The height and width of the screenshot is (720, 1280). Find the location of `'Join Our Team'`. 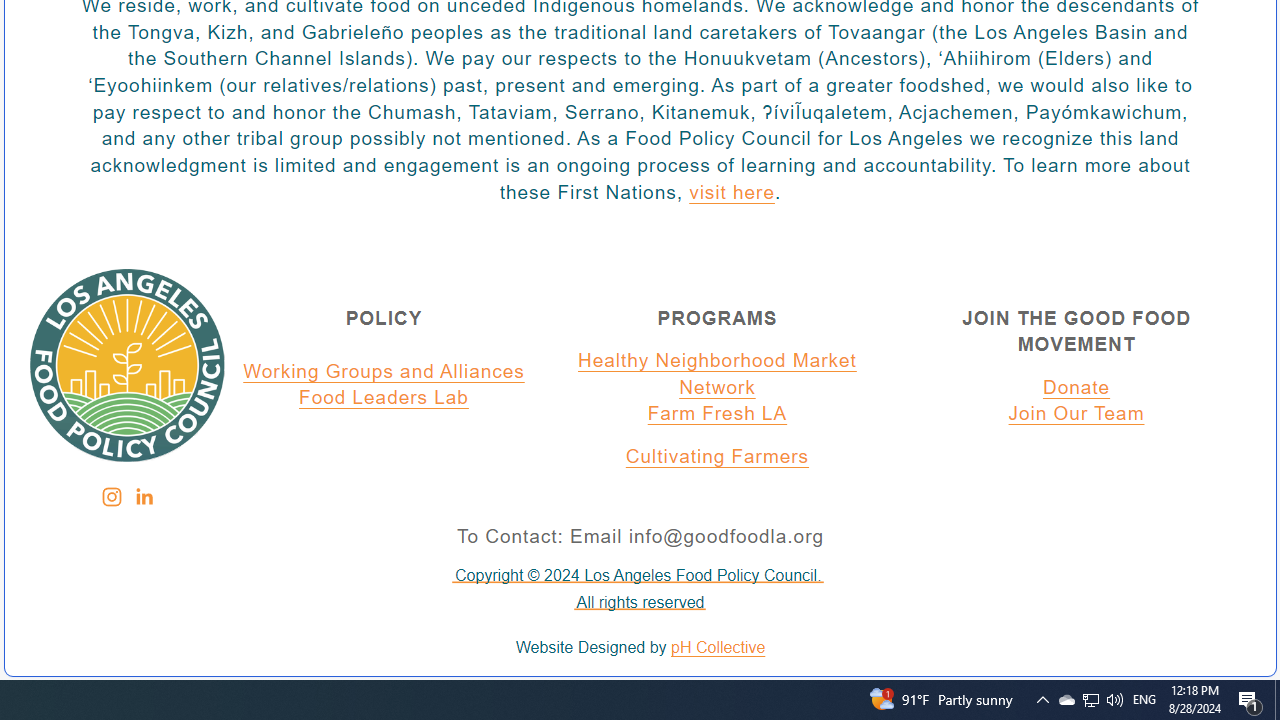

'Join Our Team' is located at coordinates (1076, 414).